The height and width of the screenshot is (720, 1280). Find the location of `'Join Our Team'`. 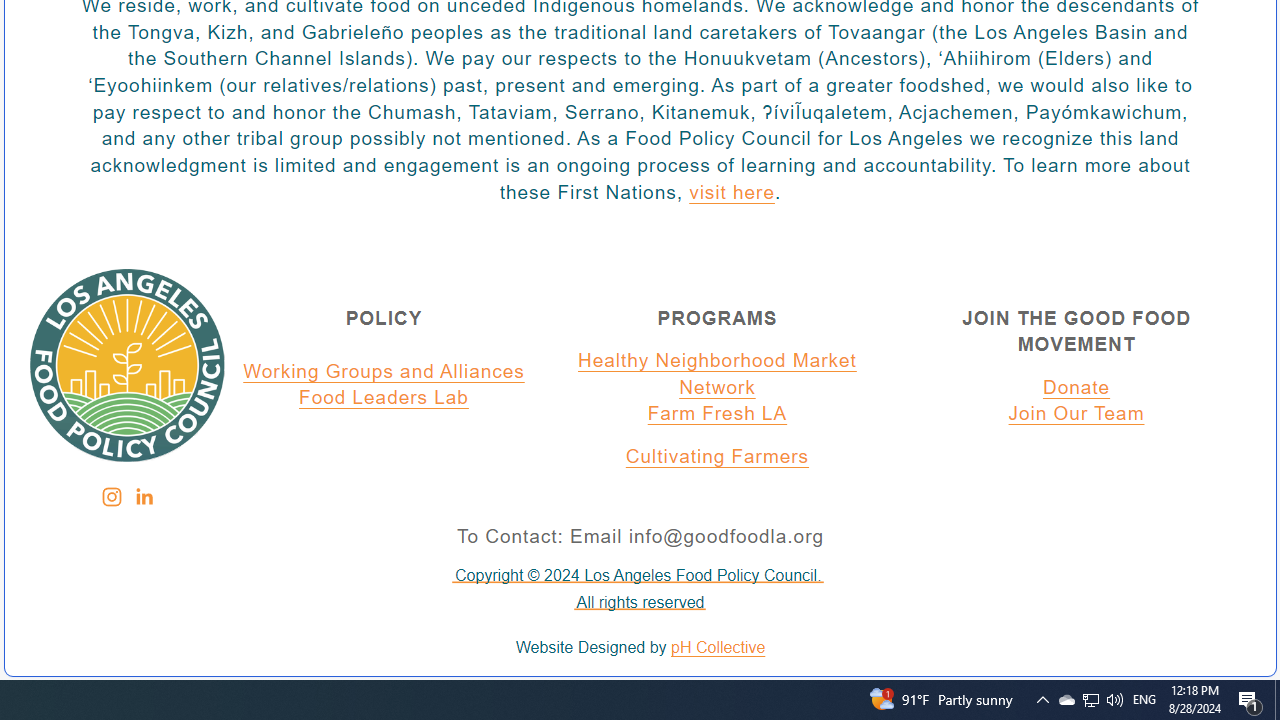

'Join Our Team' is located at coordinates (1076, 414).